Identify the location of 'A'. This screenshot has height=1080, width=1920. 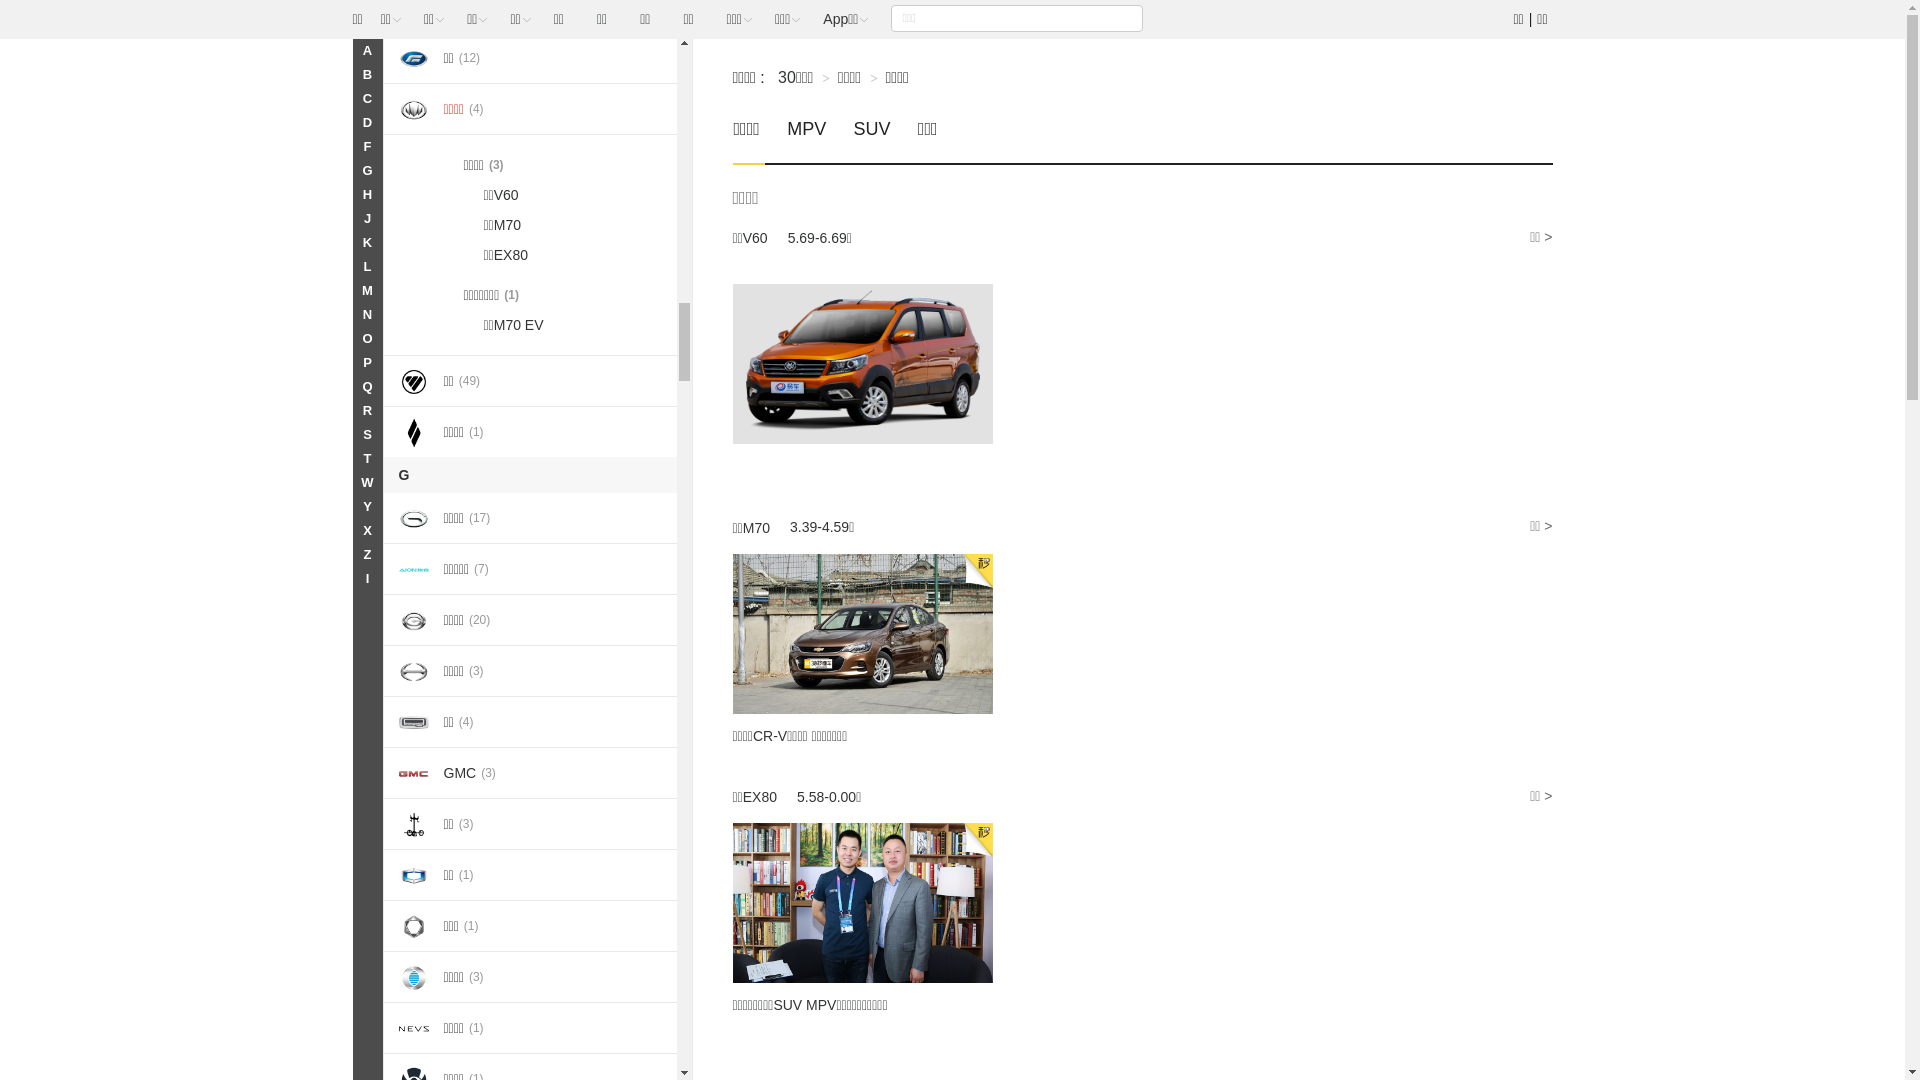
(366, 49).